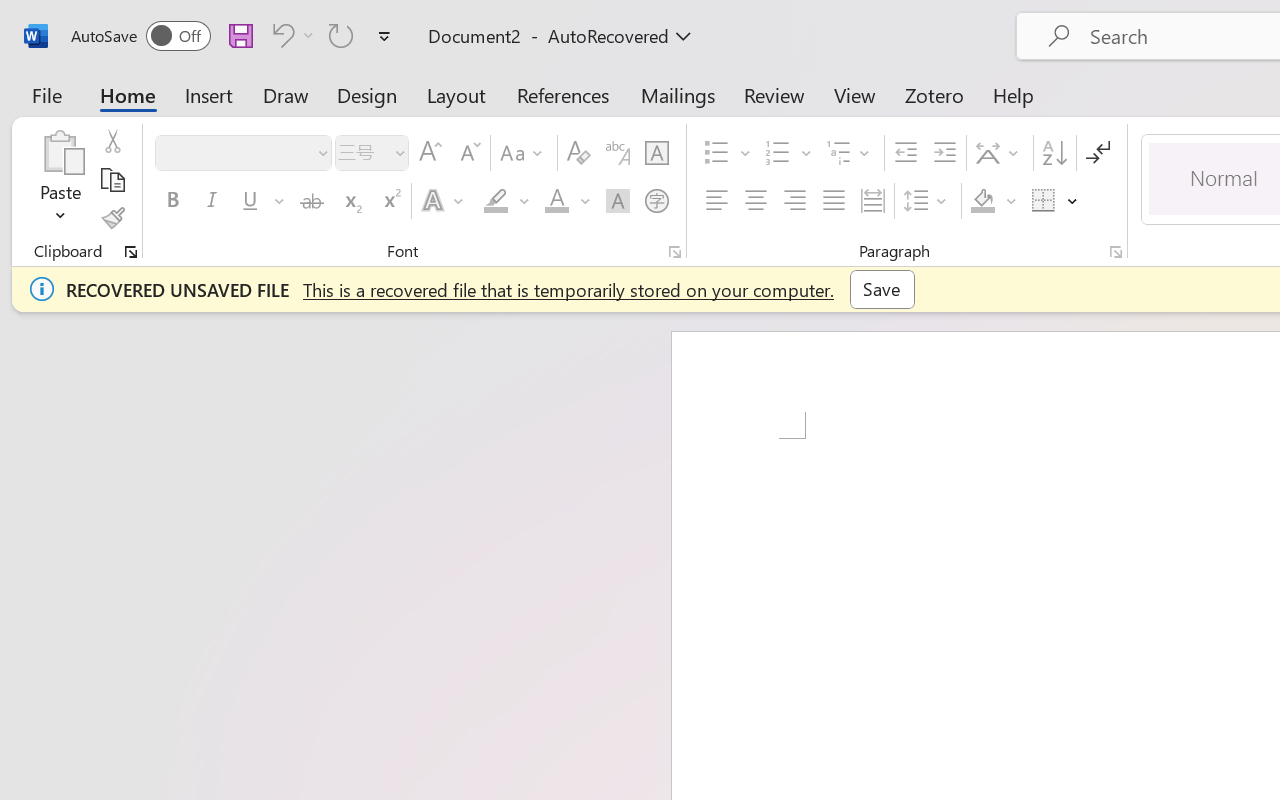 This screenshot has height=800, width=1280. What do you see at coordinates (111, 179) in the screenshot?
I see `'Copy'` at bounding box center [111, 179].